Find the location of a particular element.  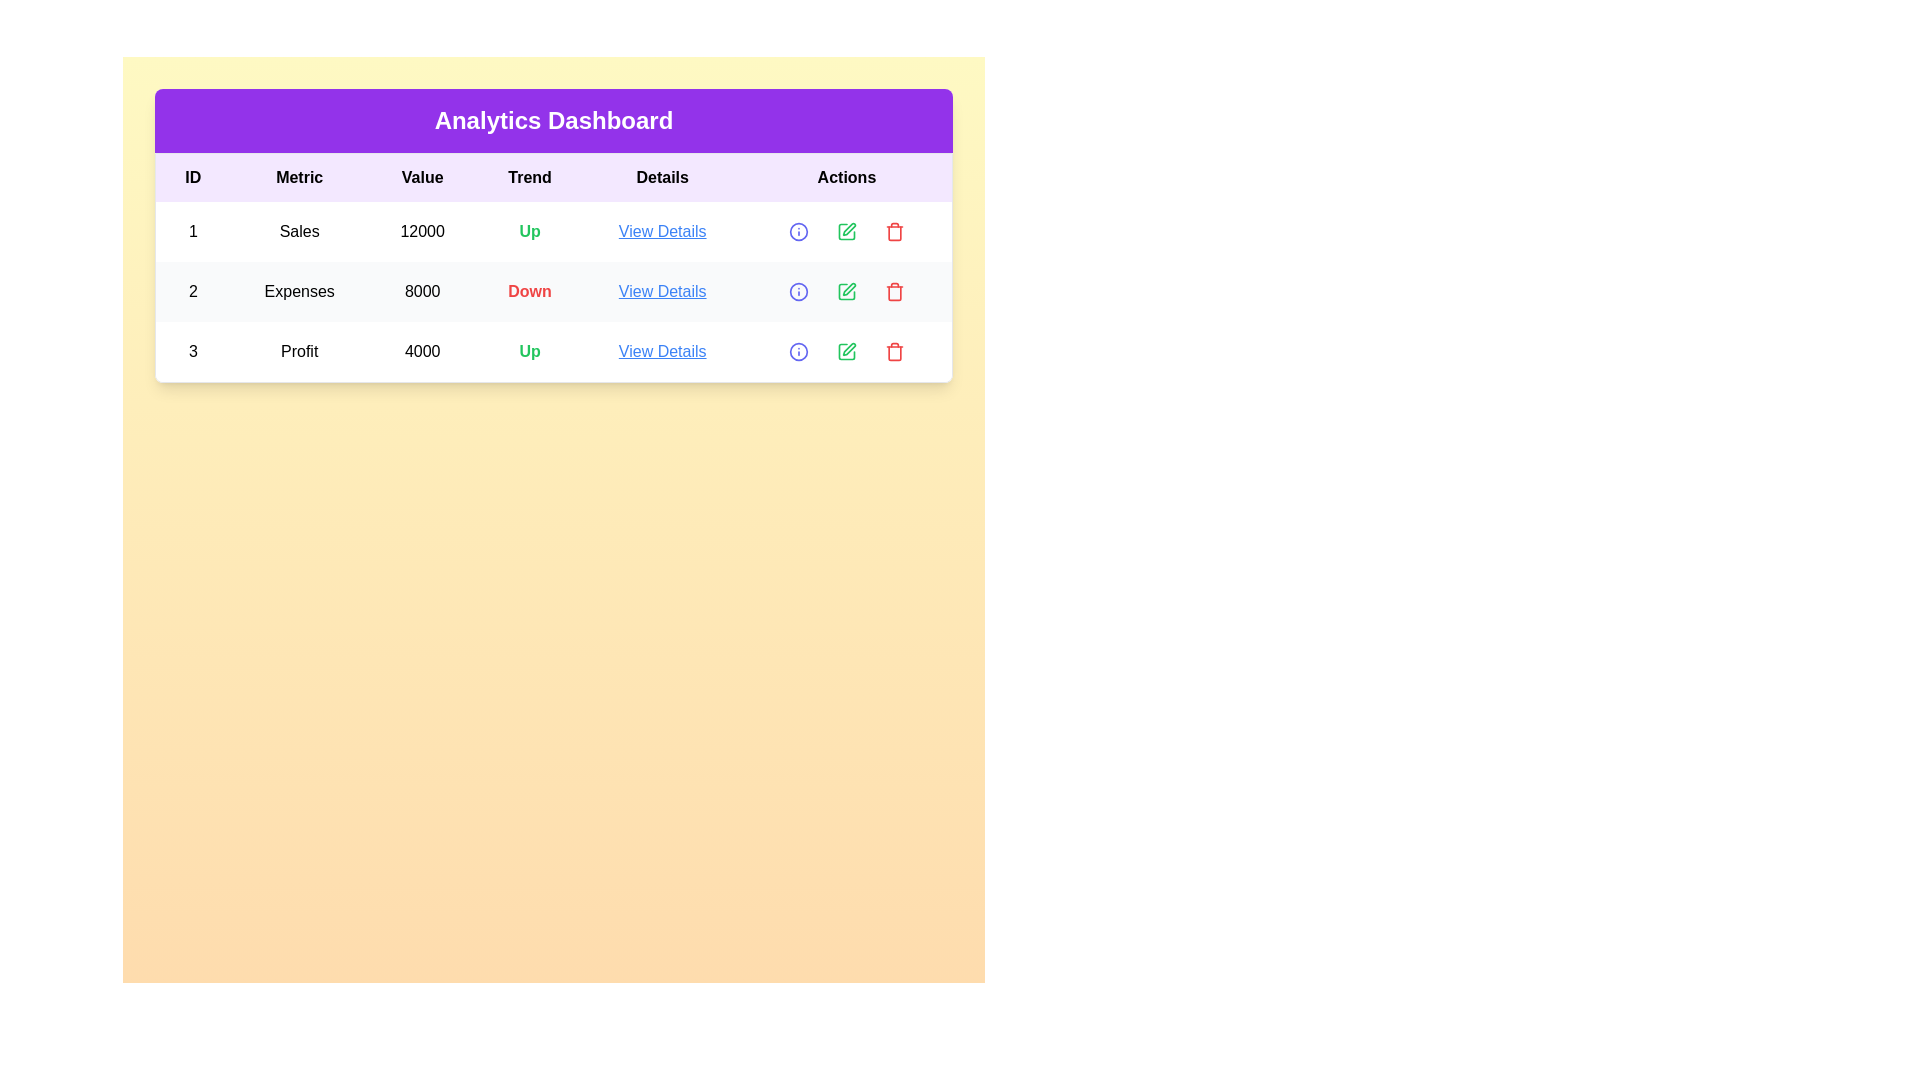

the circular blue icon button with a question mark symbol located in the first row of the 'Actions' column of the table is located at coordinates (797, 230).